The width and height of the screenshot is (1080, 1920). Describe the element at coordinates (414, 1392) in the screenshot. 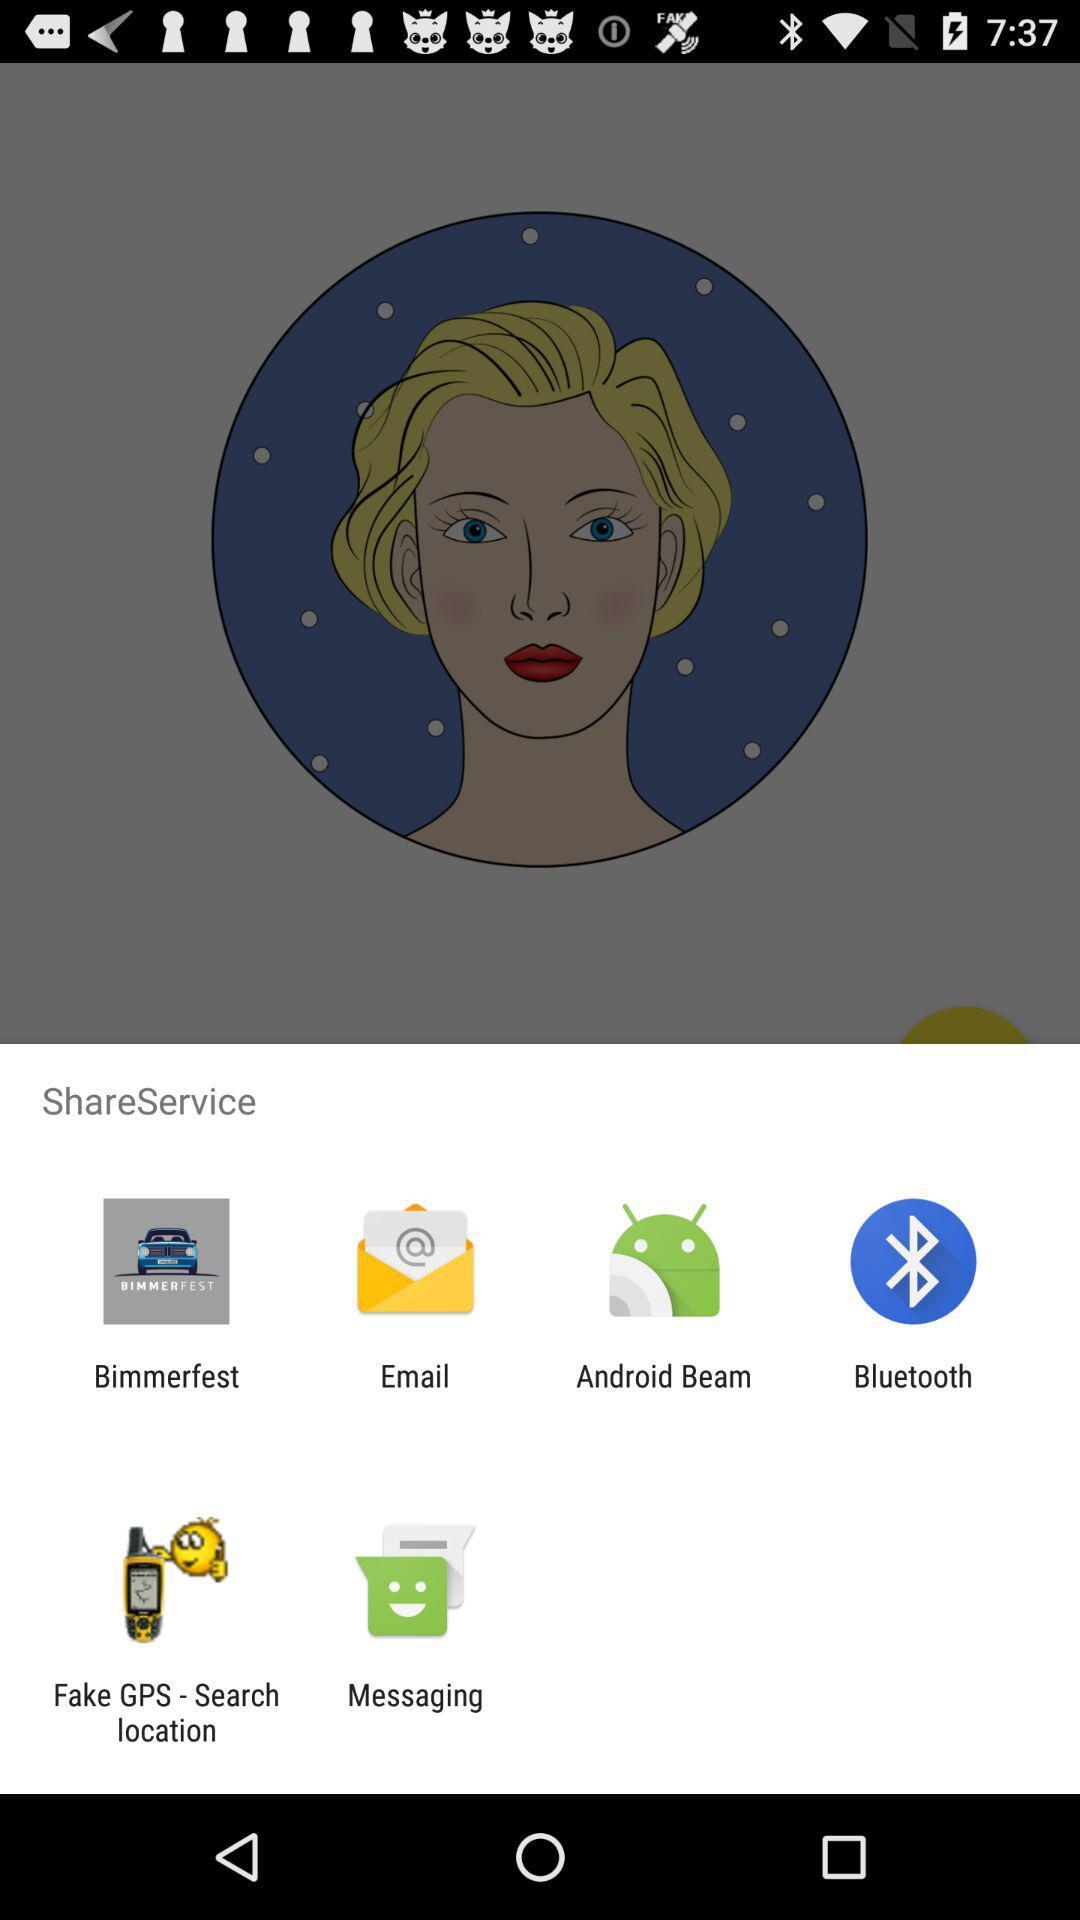

I see `the app to the right of the bimmerfest app` at that location.